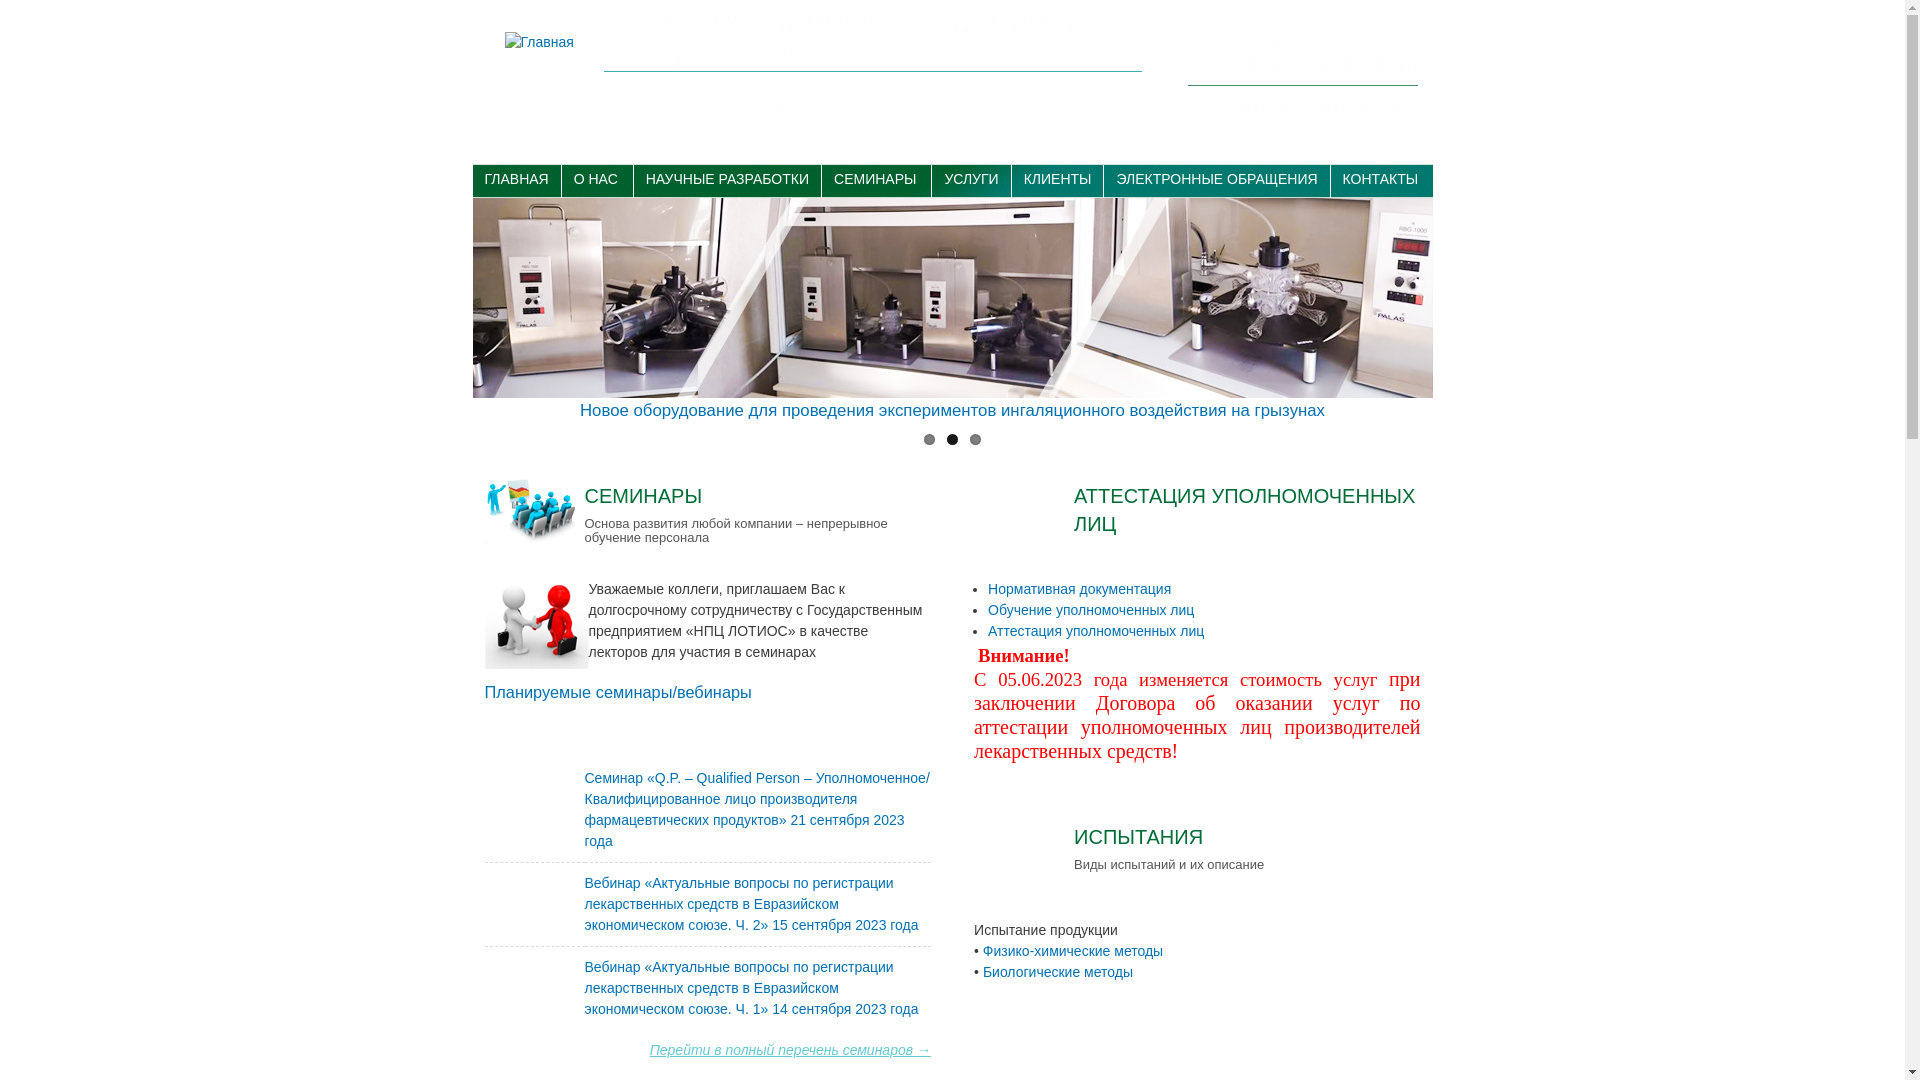  I want to click on 'lotios@lotios.by', so click(1231, 108).